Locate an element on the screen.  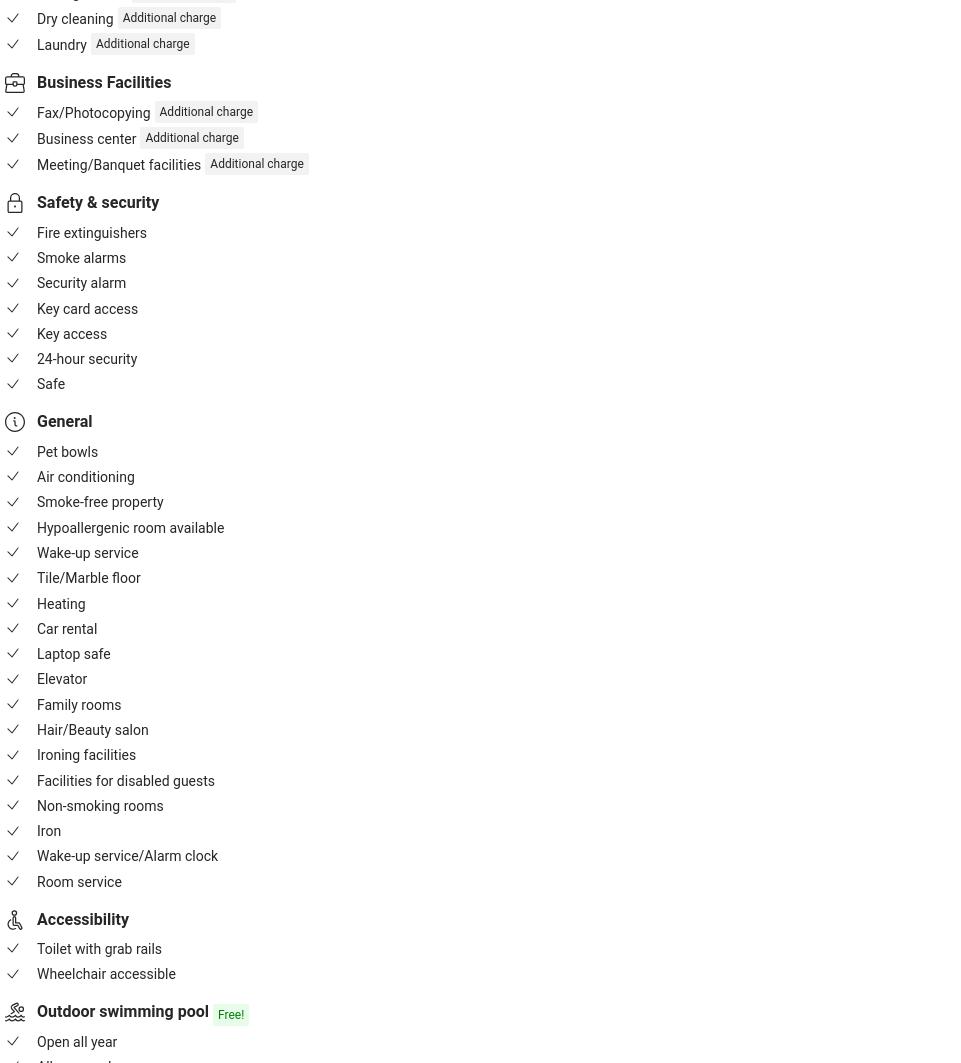
'General' is located at coordinates (64, 421).